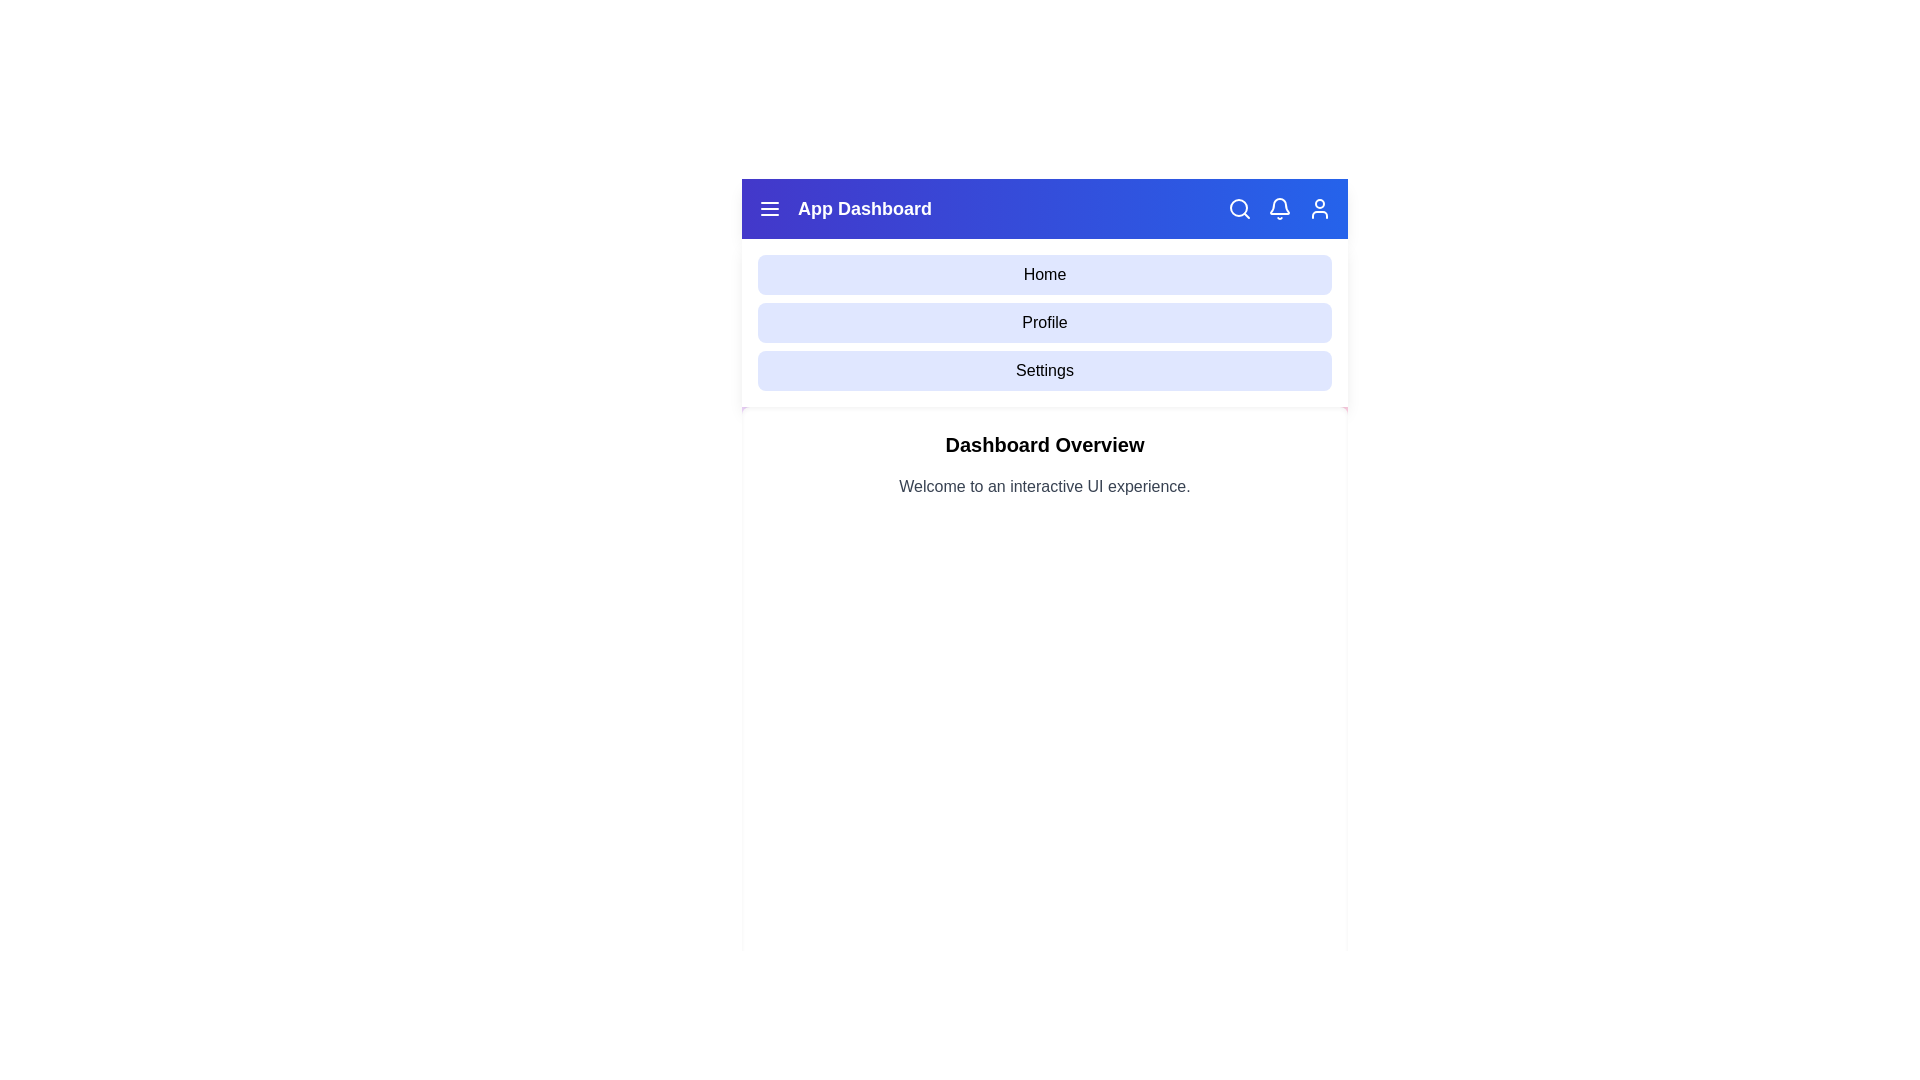  Describe the element at coordinates (1280, 208) in the screenshot. I see `the notification bell icon` at that location.